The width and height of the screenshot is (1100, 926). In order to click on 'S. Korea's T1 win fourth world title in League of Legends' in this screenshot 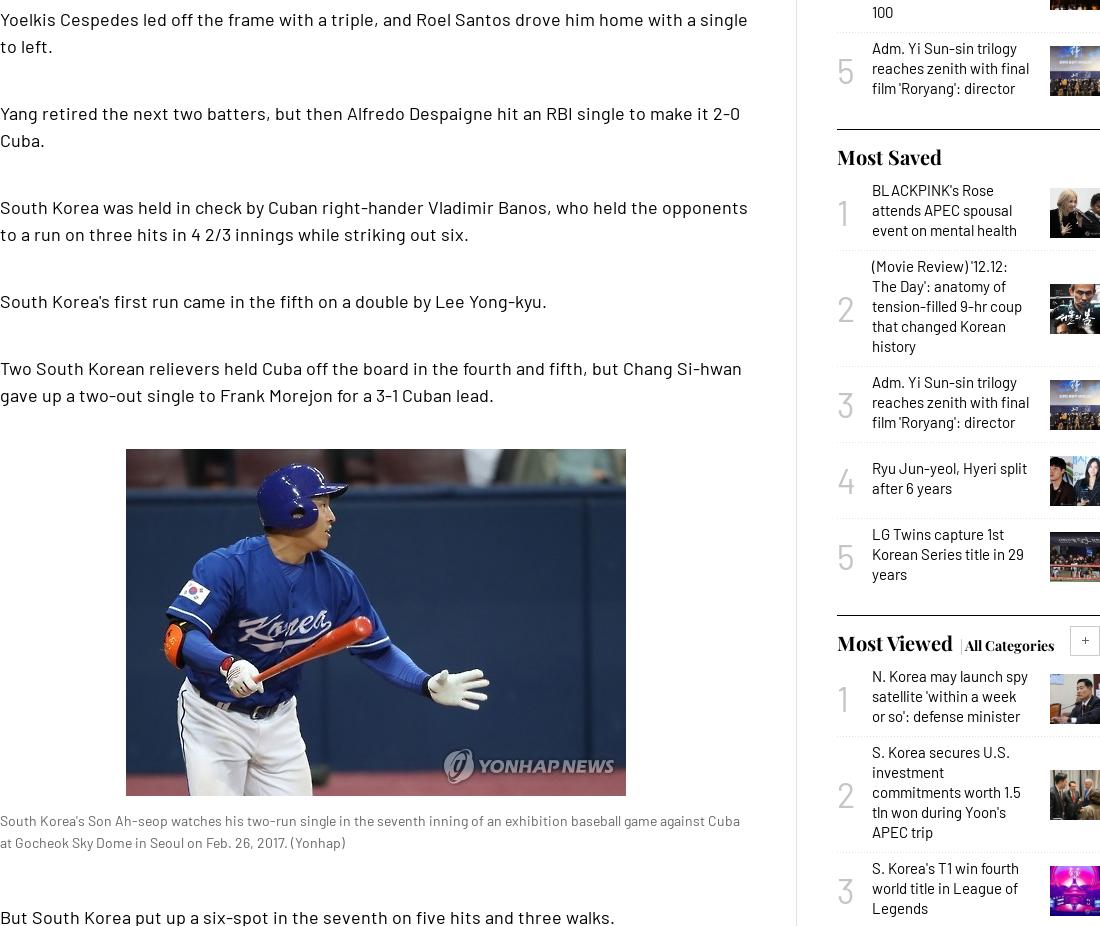, I will do `click(945, 888)`.